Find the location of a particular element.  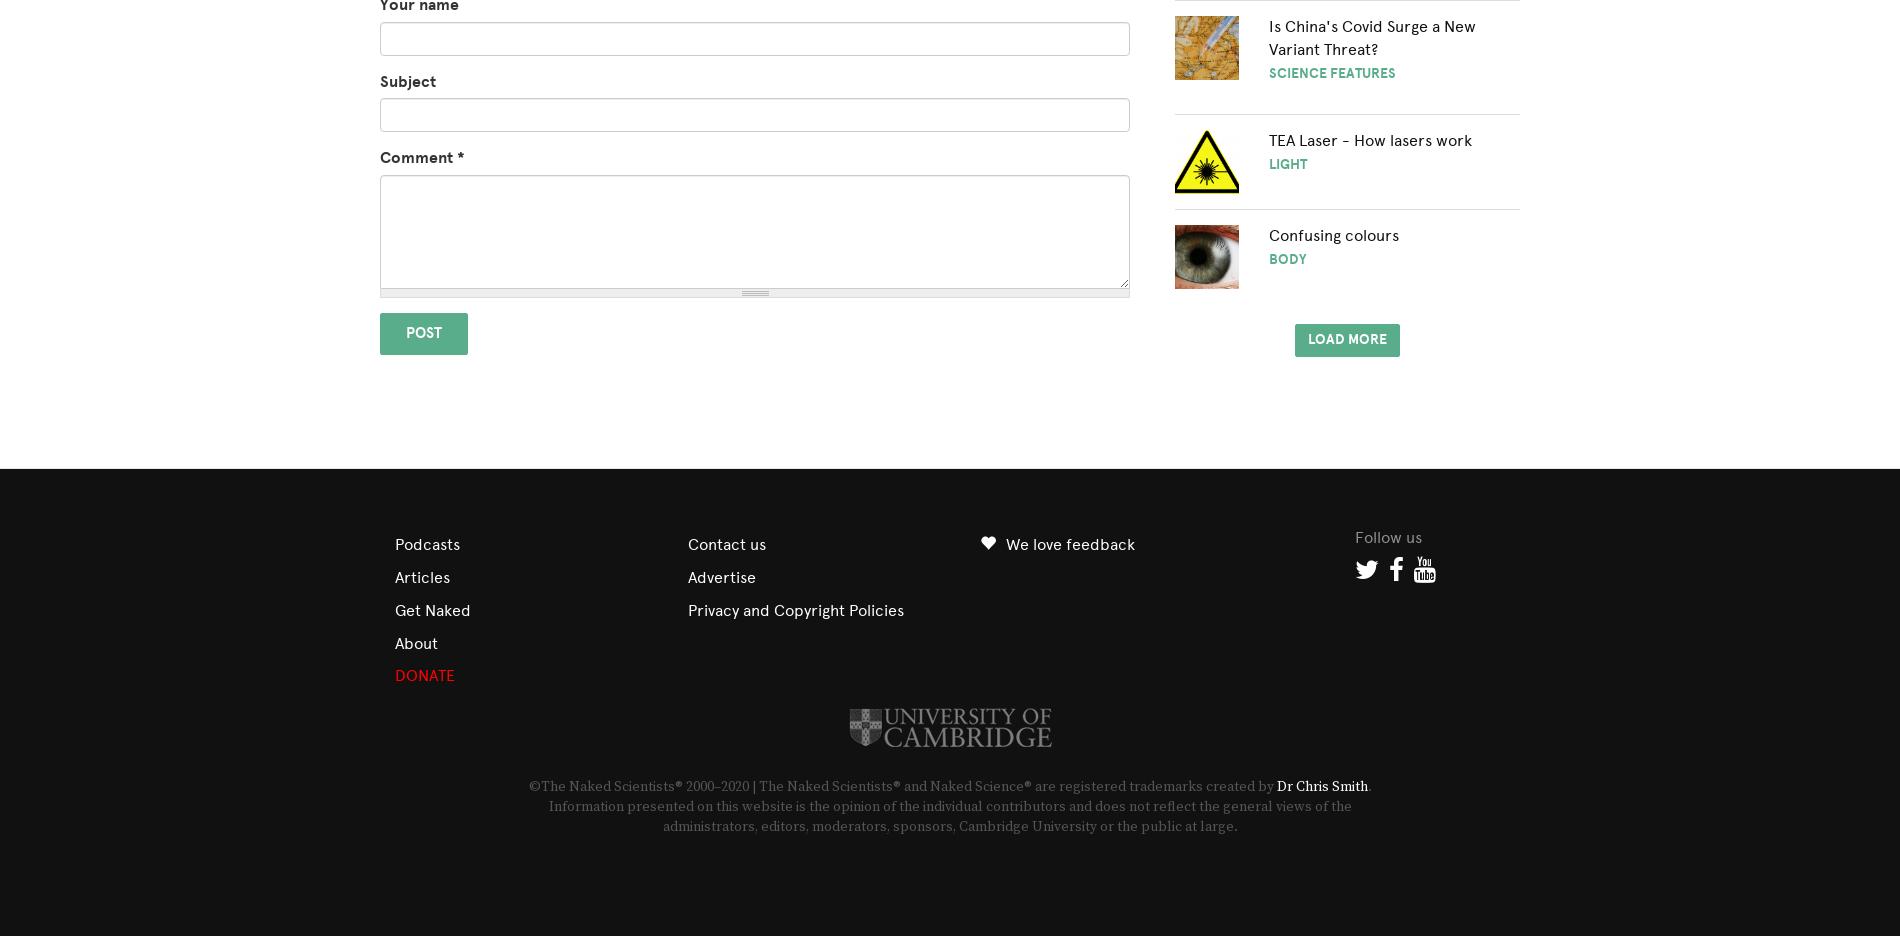

'Privacy and Copyright Policies' is located at coordinates (793, 609).